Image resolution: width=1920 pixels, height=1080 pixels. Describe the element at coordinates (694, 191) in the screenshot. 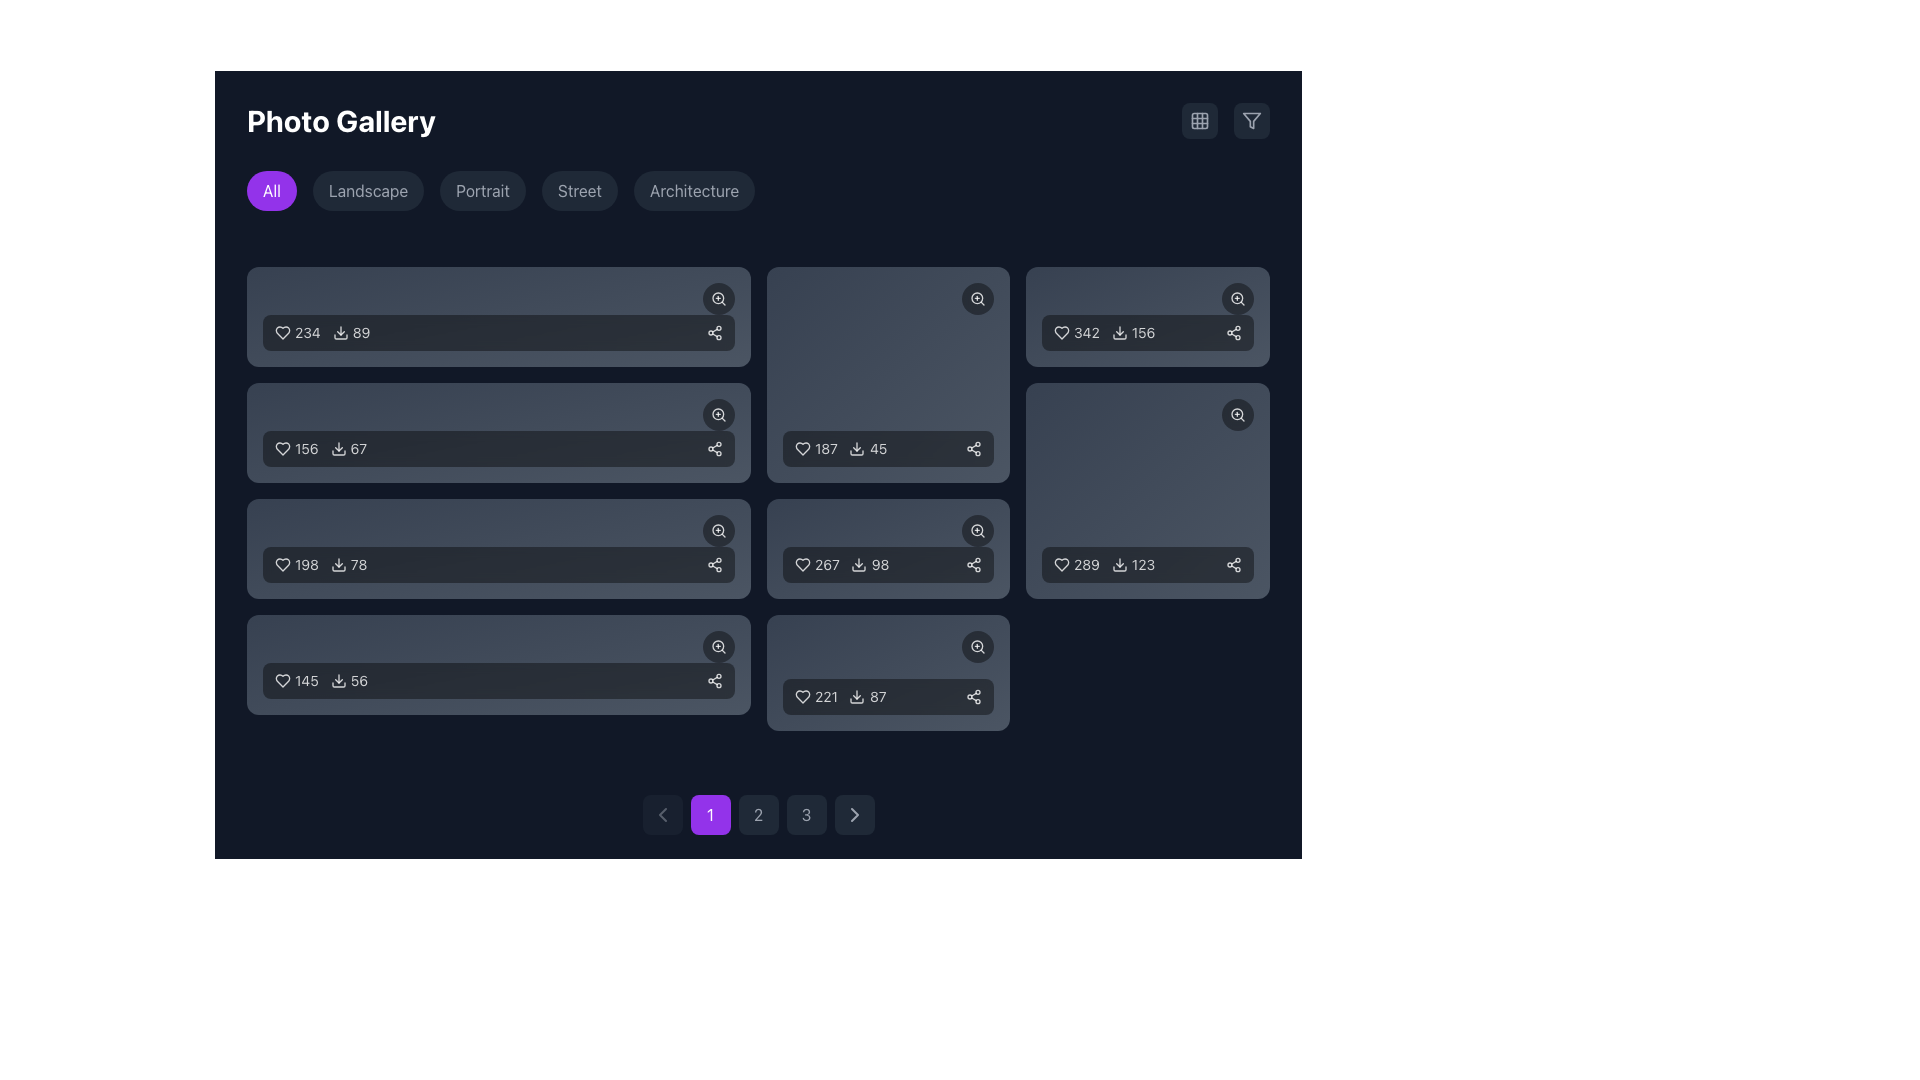

I see `the filter button for 'Architecture' located below the title 'Photo Gallery'` at that location.